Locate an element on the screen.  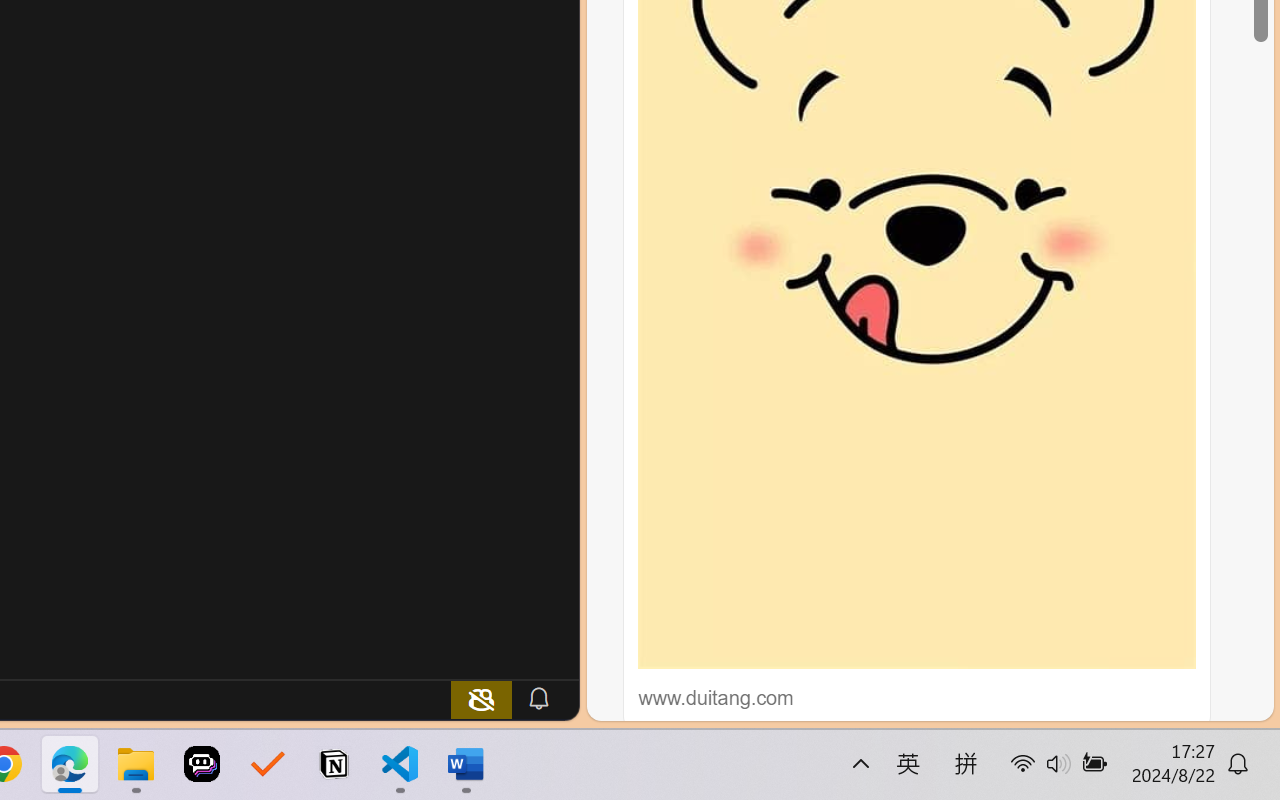
'copilot-notconnected, Copilot error (click for details)' is located at coordinates (481, 698).